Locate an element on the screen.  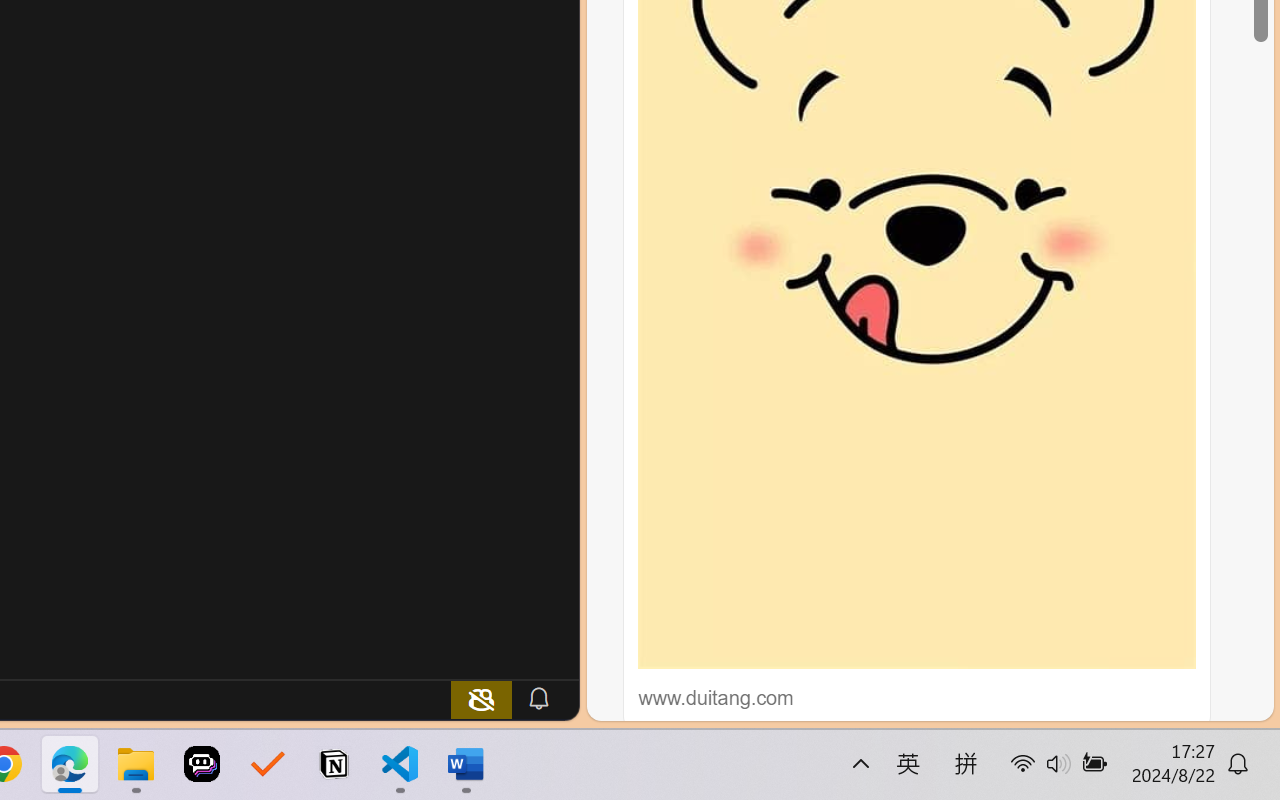
'copilot-notconnected, Copilot error (click for details)' is located at coordinates (481, 698).